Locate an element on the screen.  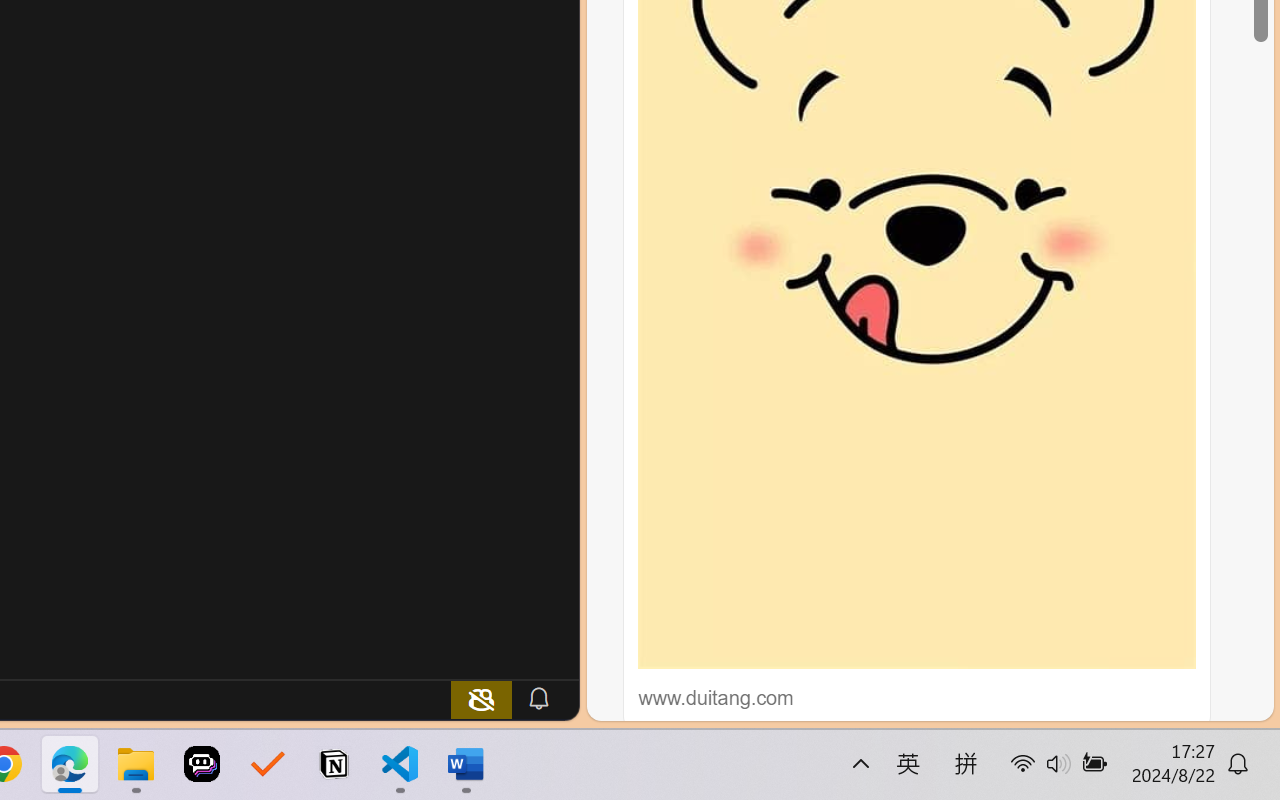
'copilot-notconnected, Copilot error (click for details)' is located at coordinates (481, 698).